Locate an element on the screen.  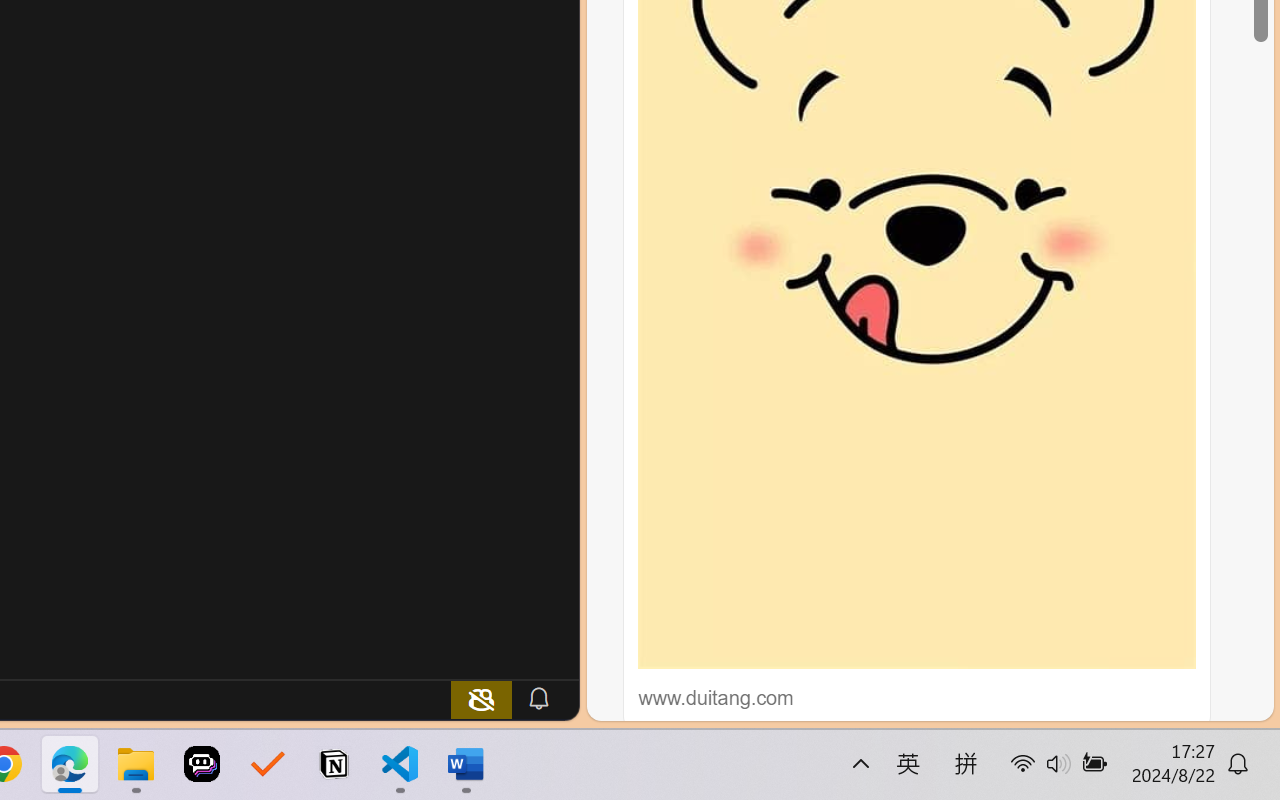
'copilot-notconnected, Copilot error (click for details)' is located at coordinates (481, 698).